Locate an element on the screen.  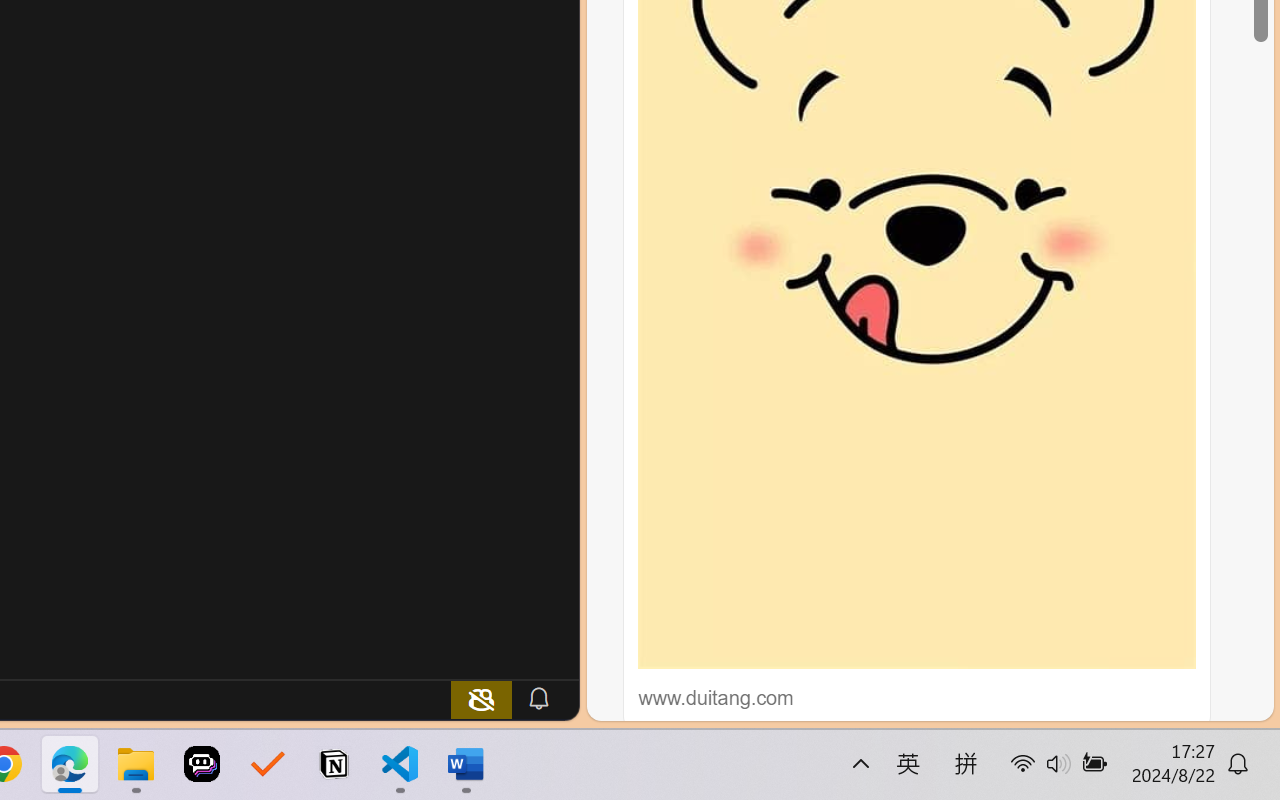
'copilot-notconnected, Copilot error (click for details)' is located at coordinates (481, 698).